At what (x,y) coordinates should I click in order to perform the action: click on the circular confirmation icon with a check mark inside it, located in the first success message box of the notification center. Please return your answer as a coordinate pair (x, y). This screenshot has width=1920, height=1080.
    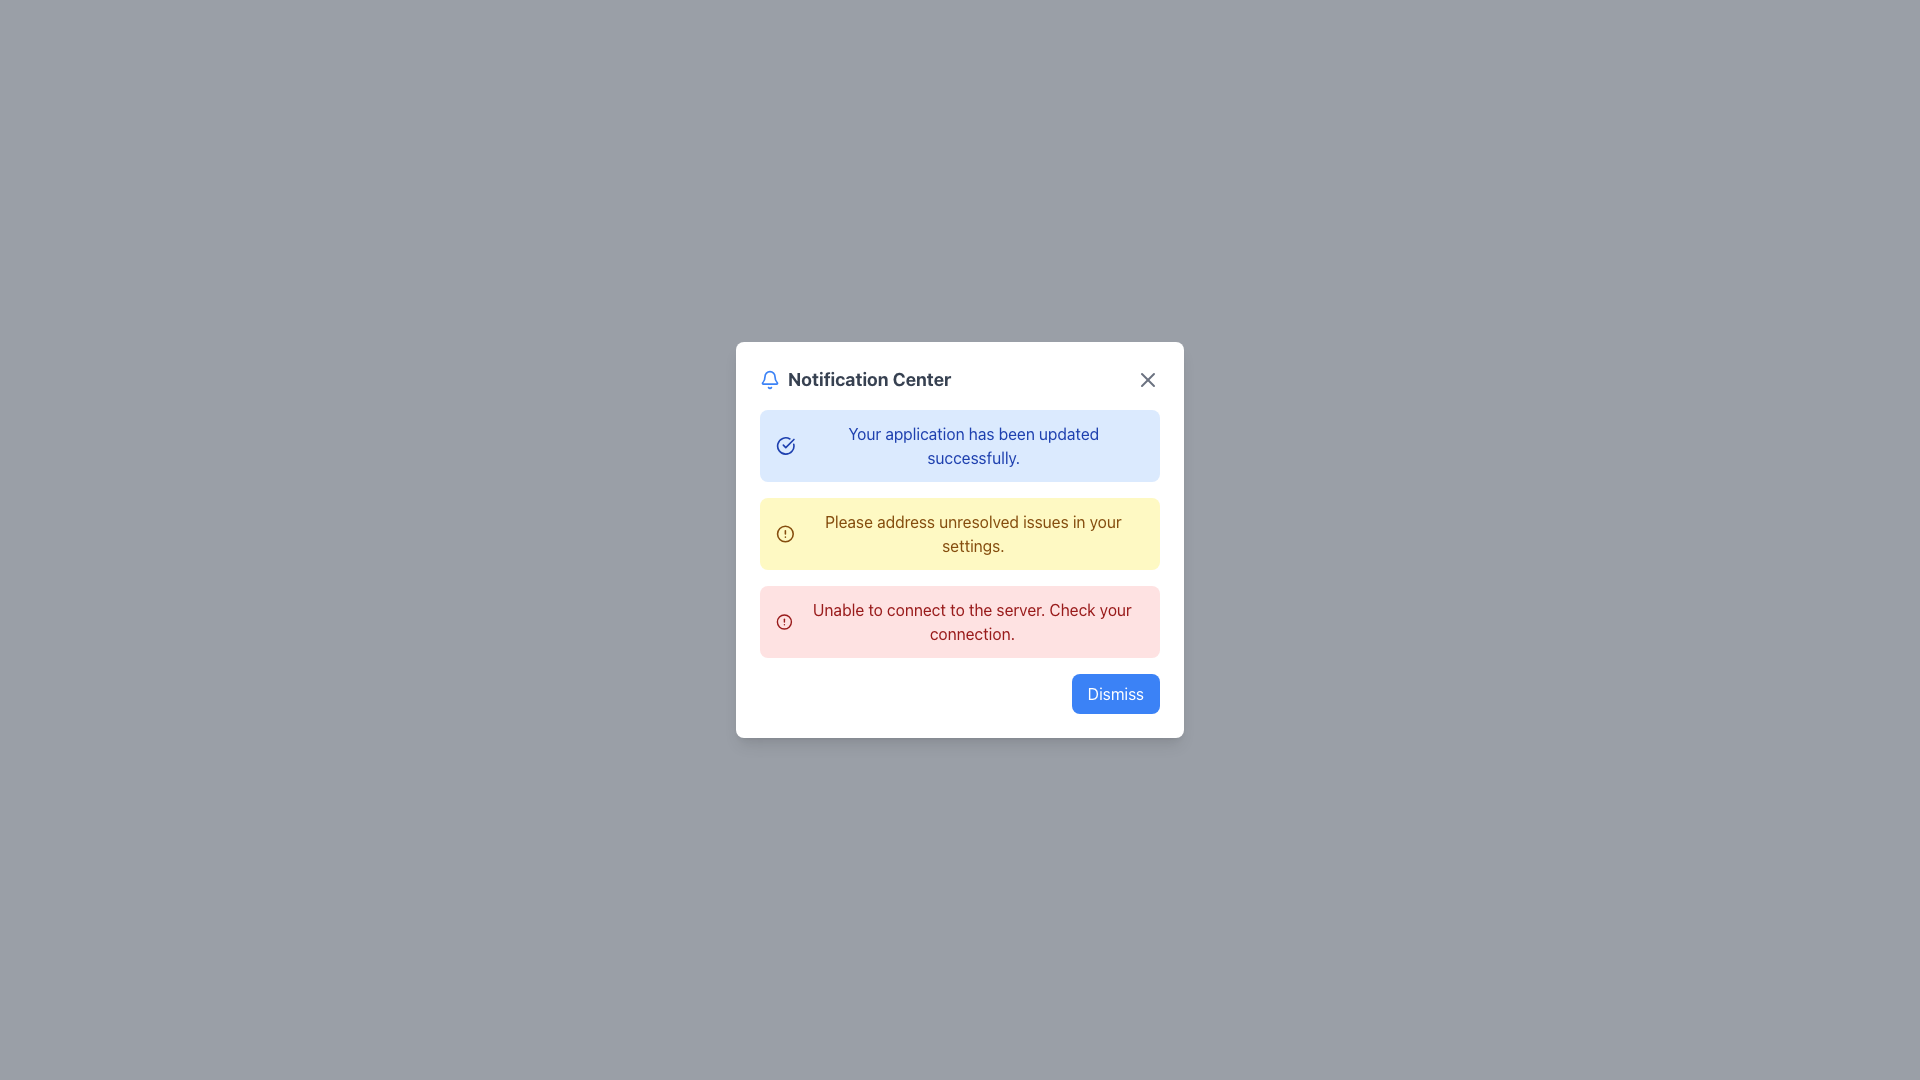
    Looking at the image, I should click on (784, 445).